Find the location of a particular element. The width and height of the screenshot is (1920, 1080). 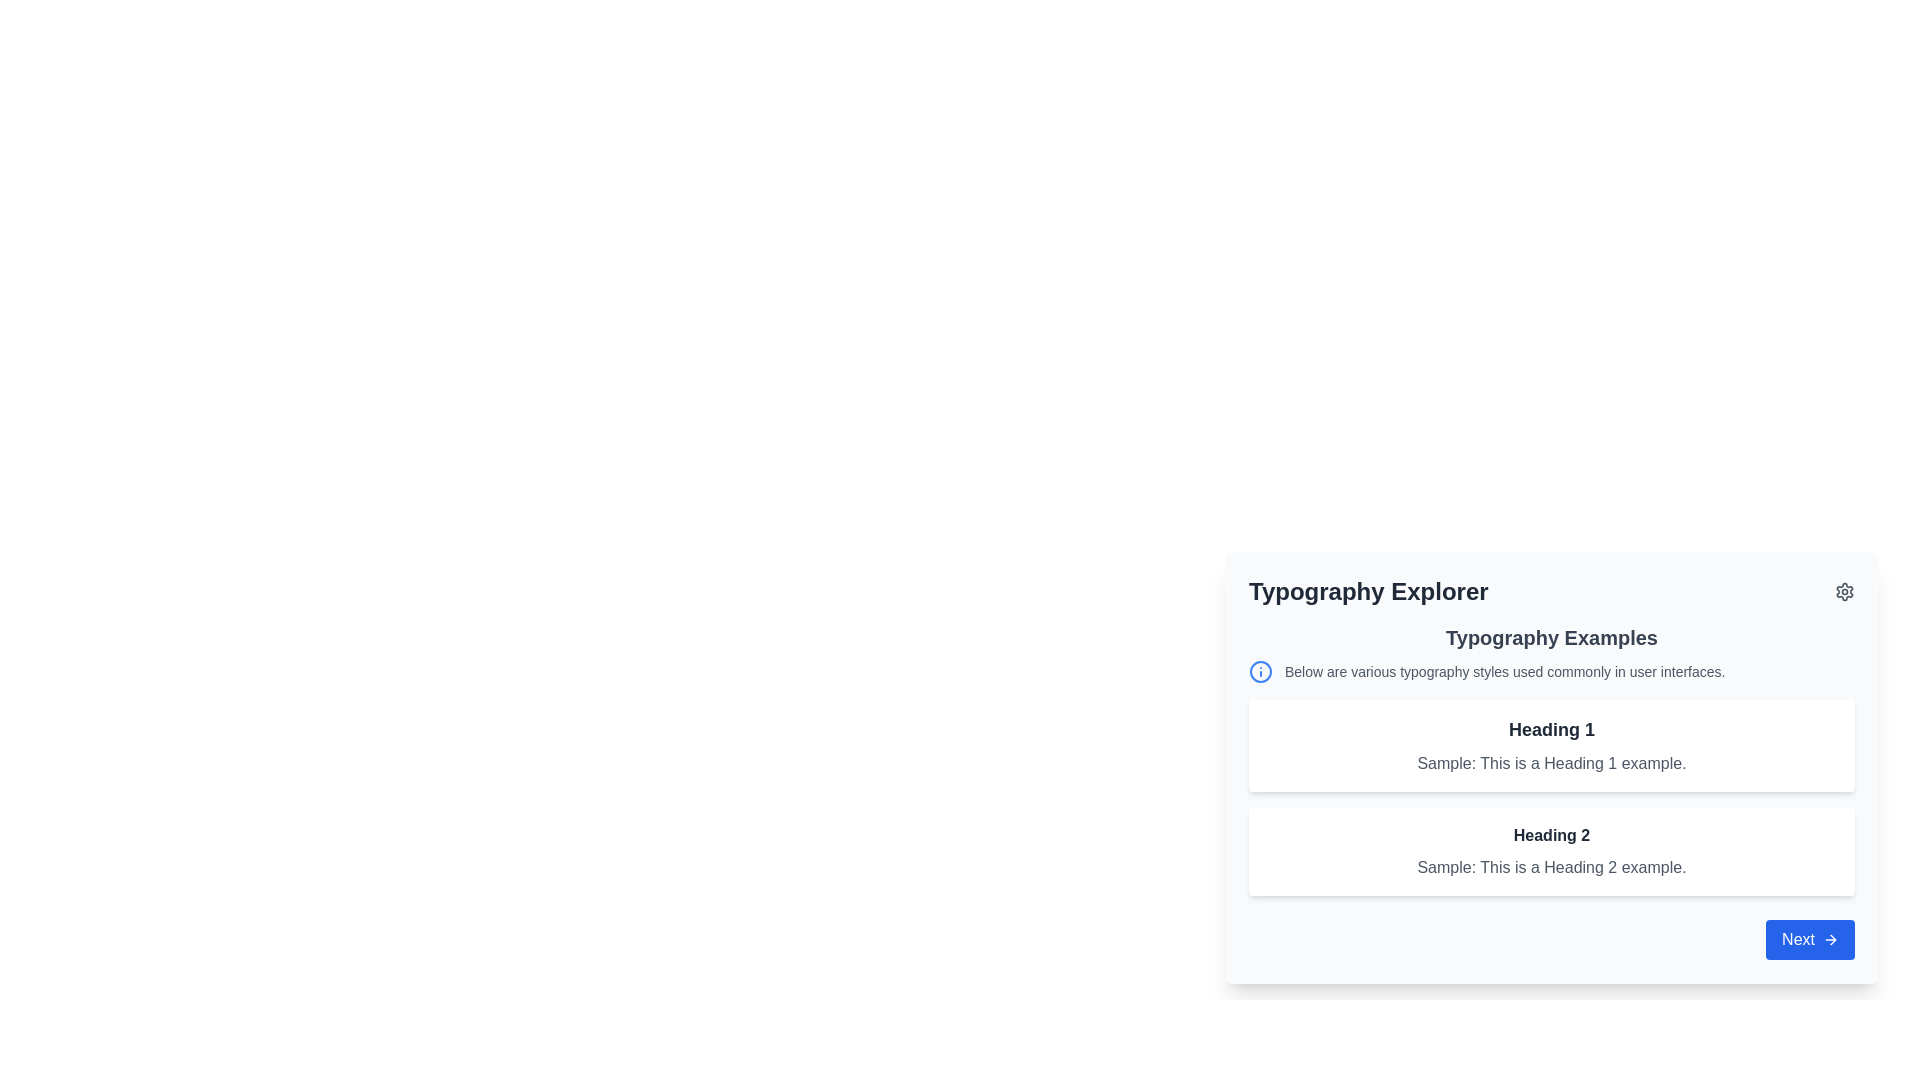

instructional text displayed in the Text block located in the middle of the card under the title 'Typography Explorer' is located at coordinates (1550, 759).